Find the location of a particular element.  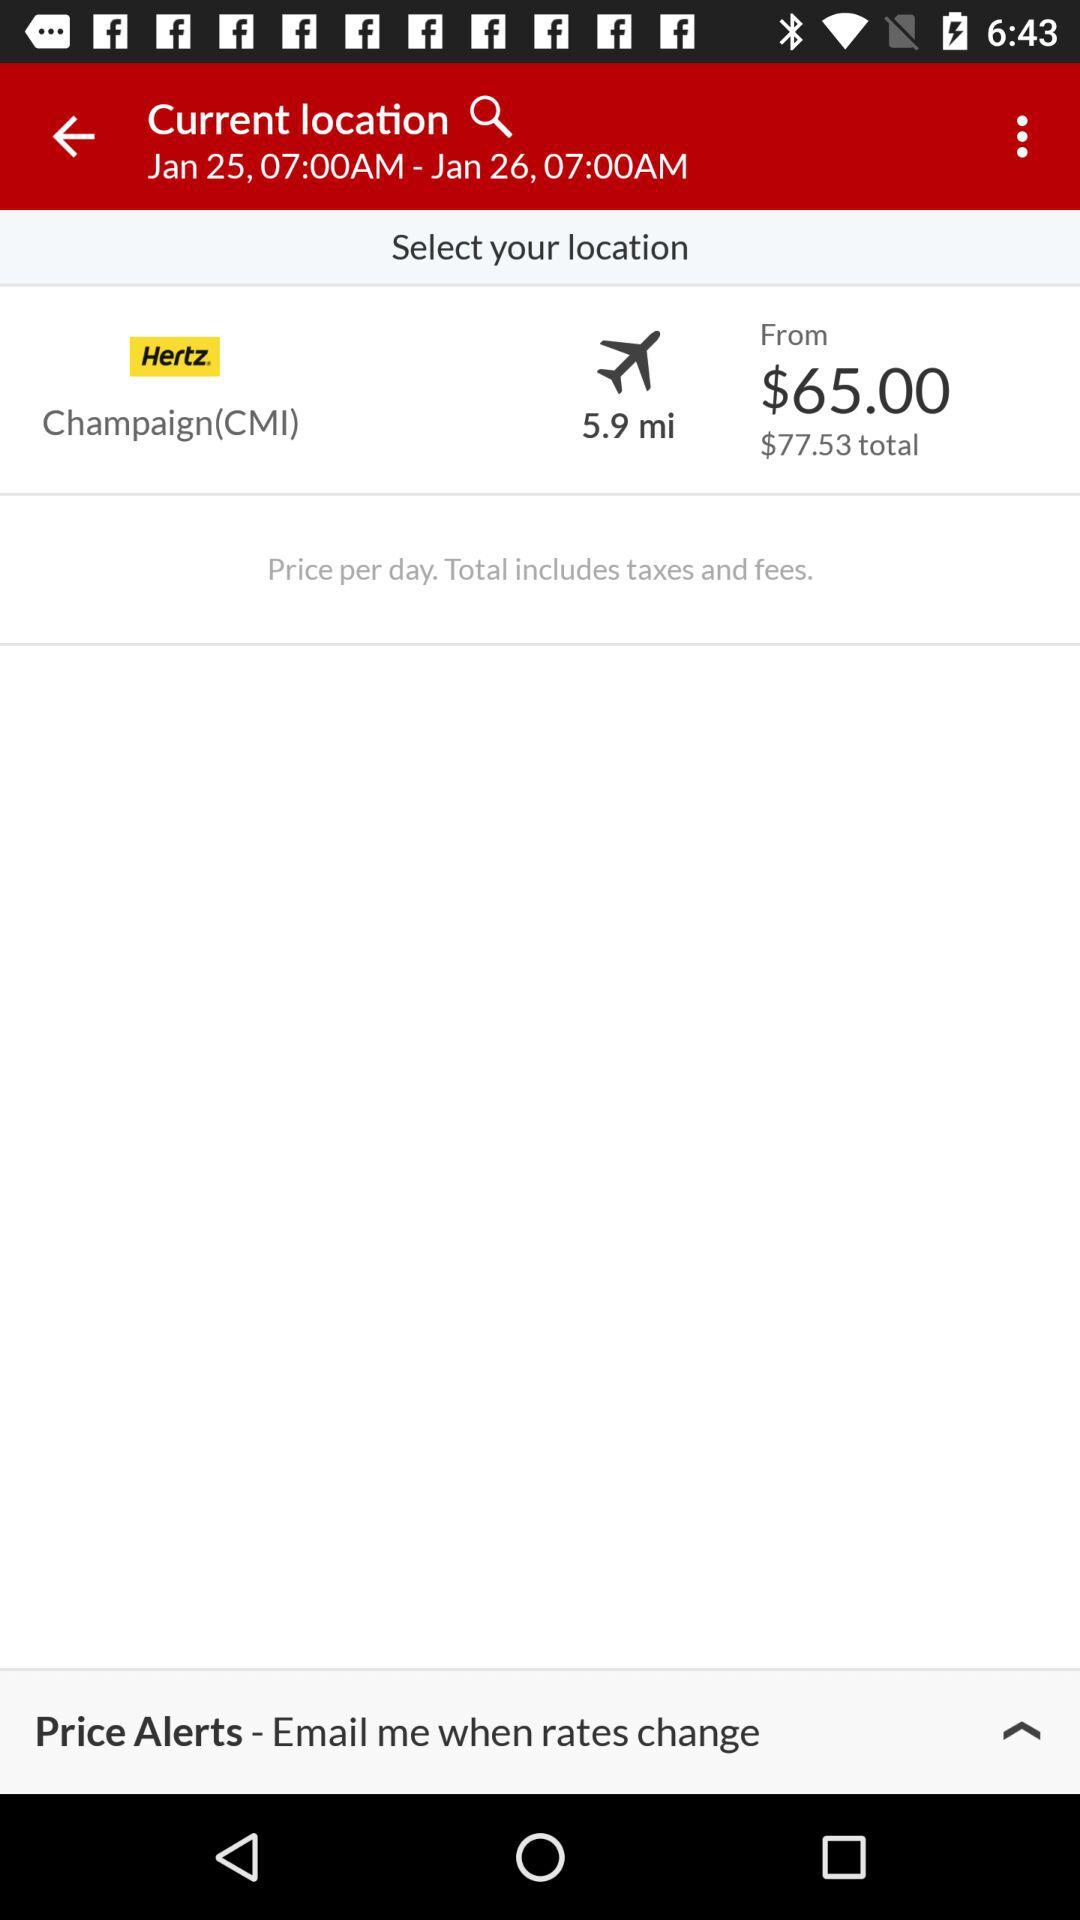

the icon below from item is located at coordinates (855, 388).